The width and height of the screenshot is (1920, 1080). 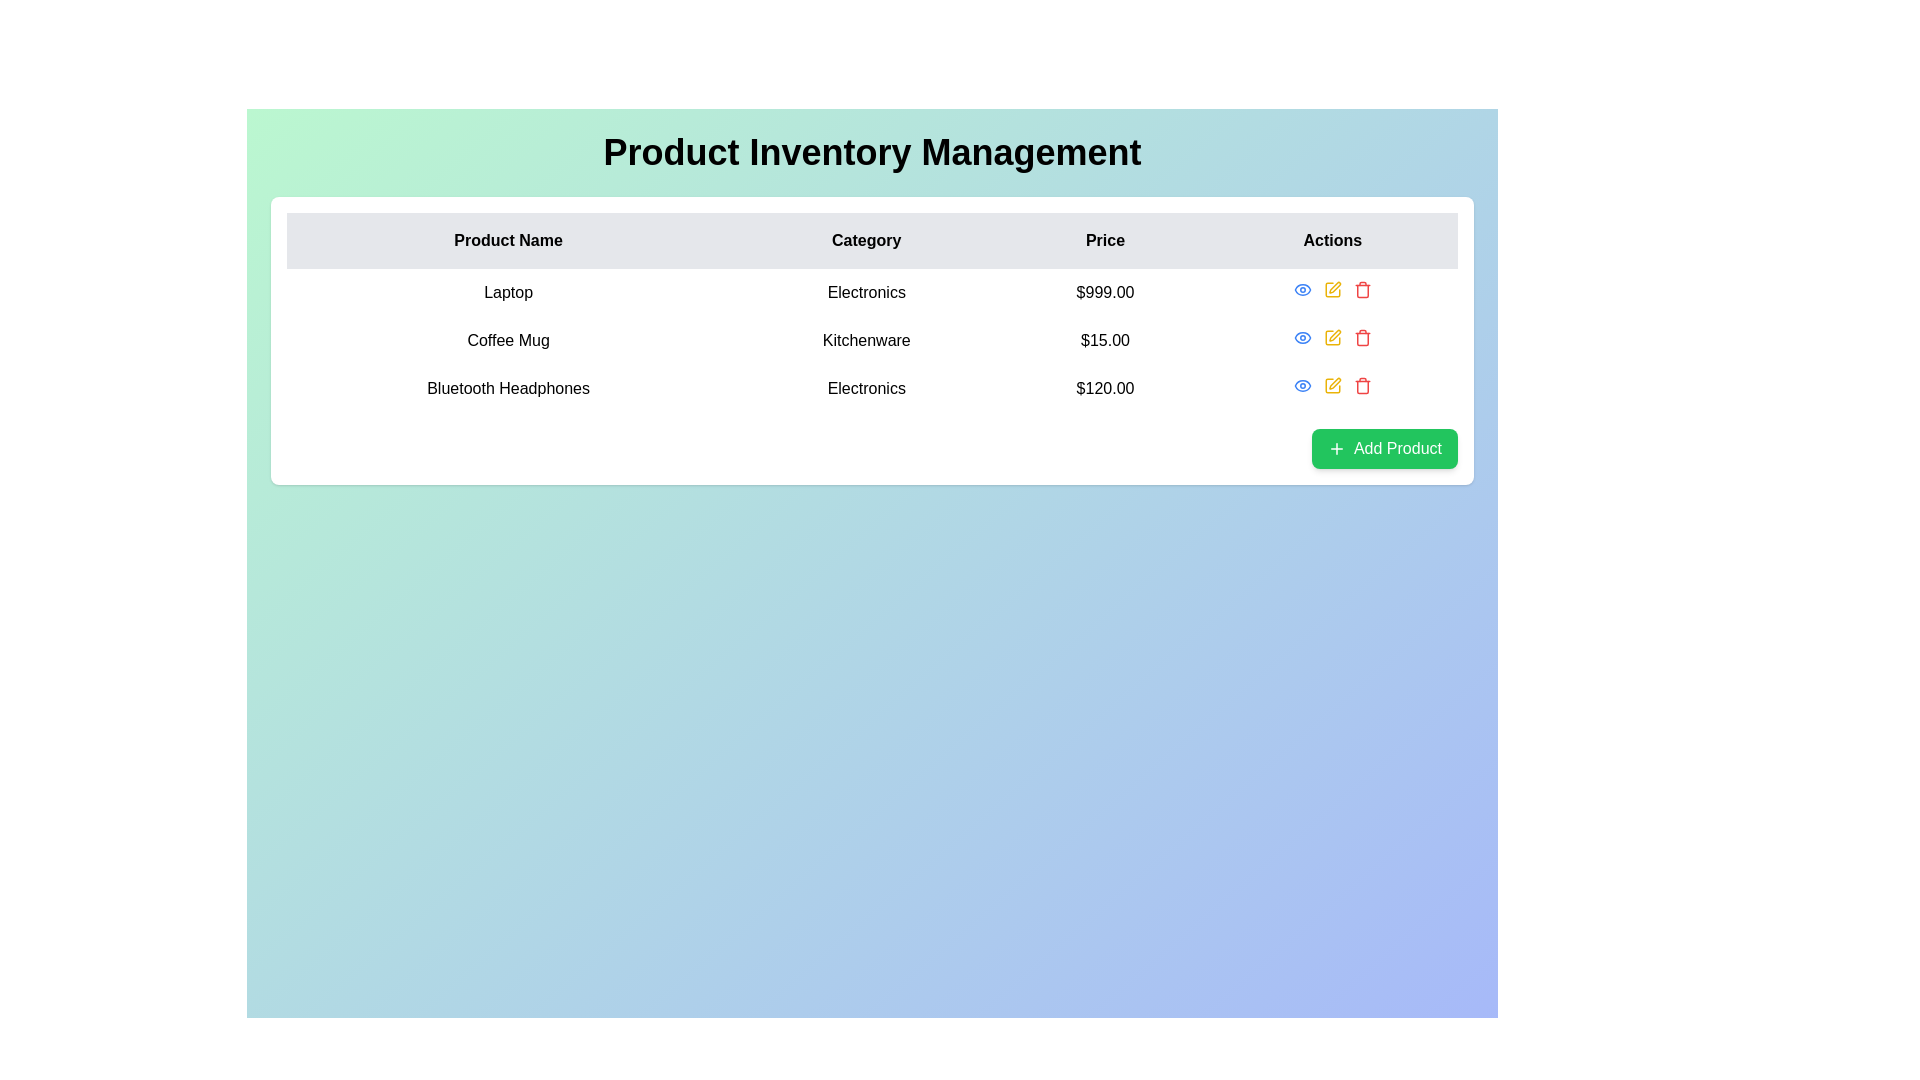 I want to click on the yellow pencil icon button for editing in the actions column of the third row in the Product Inventory Management table to observe the hover effect, so click(x=1332, y=385).